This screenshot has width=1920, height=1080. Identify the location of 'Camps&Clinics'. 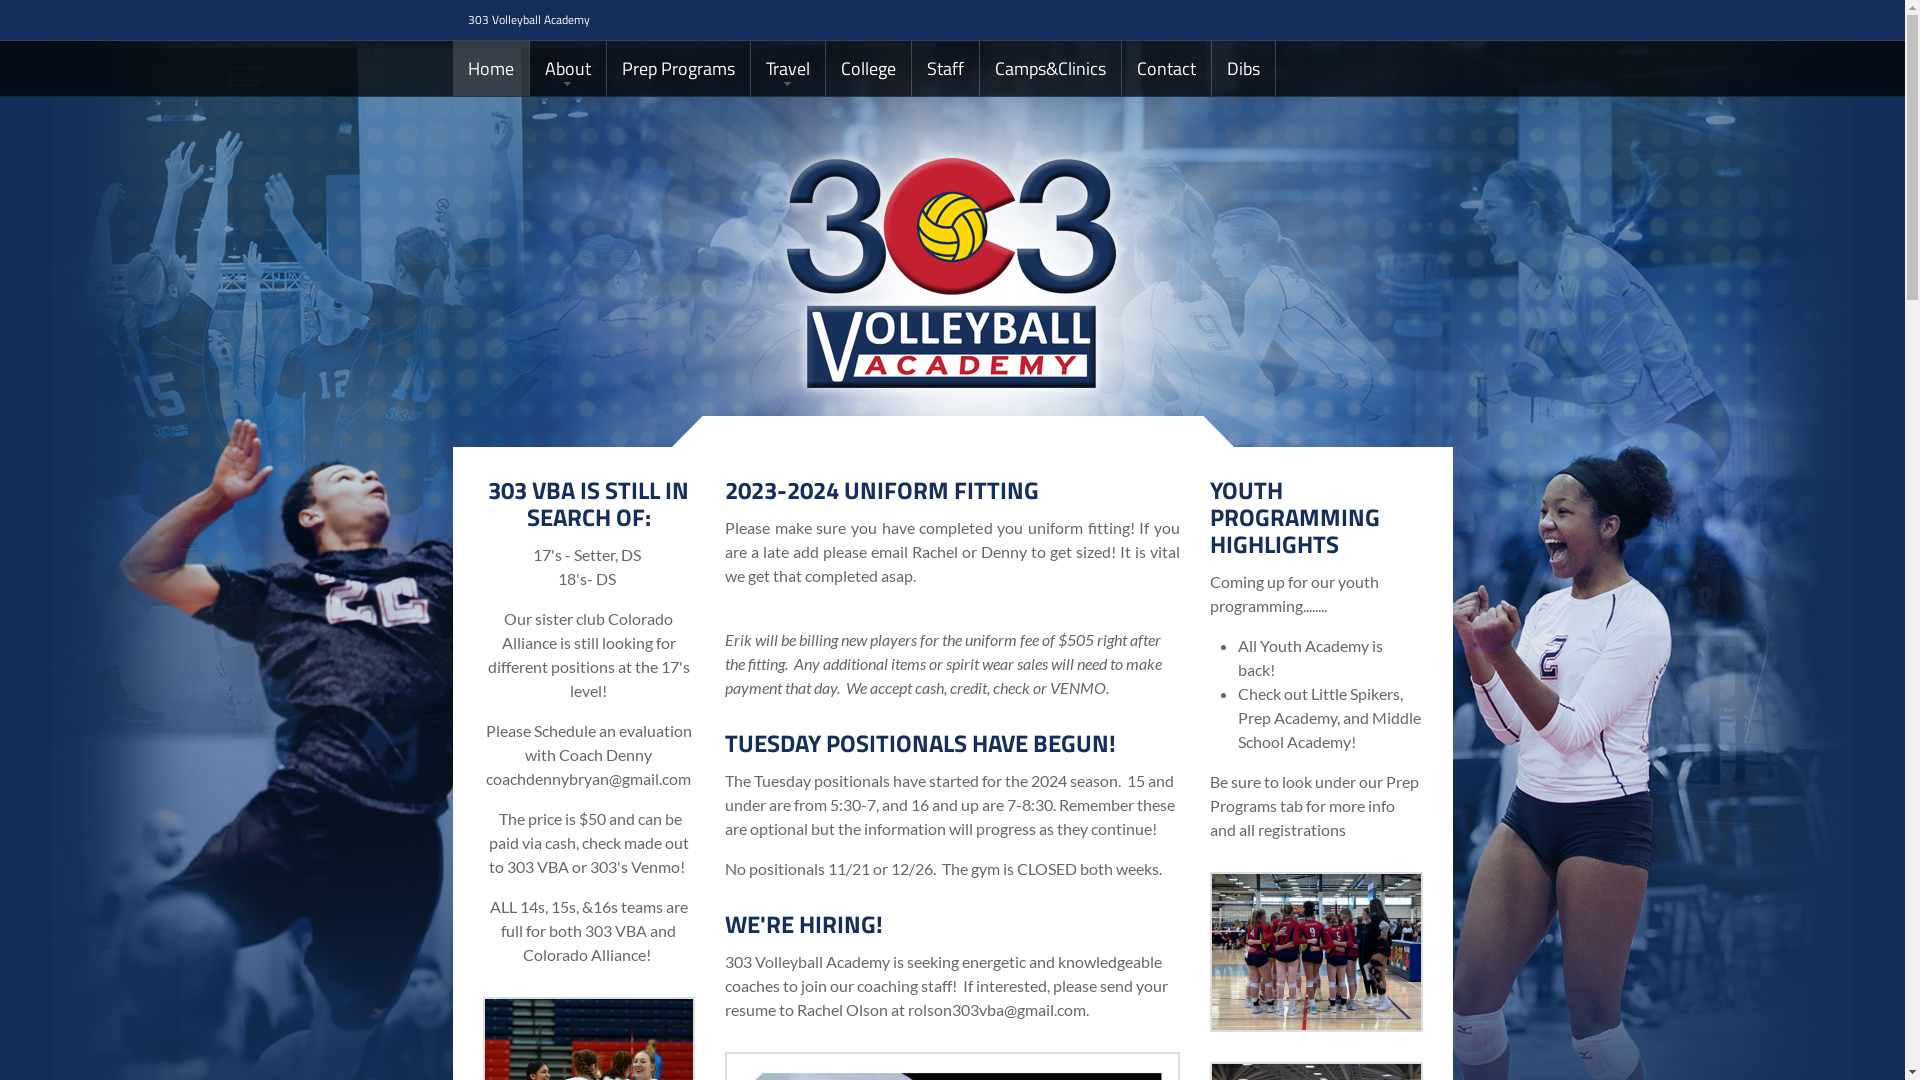
(979, 67).